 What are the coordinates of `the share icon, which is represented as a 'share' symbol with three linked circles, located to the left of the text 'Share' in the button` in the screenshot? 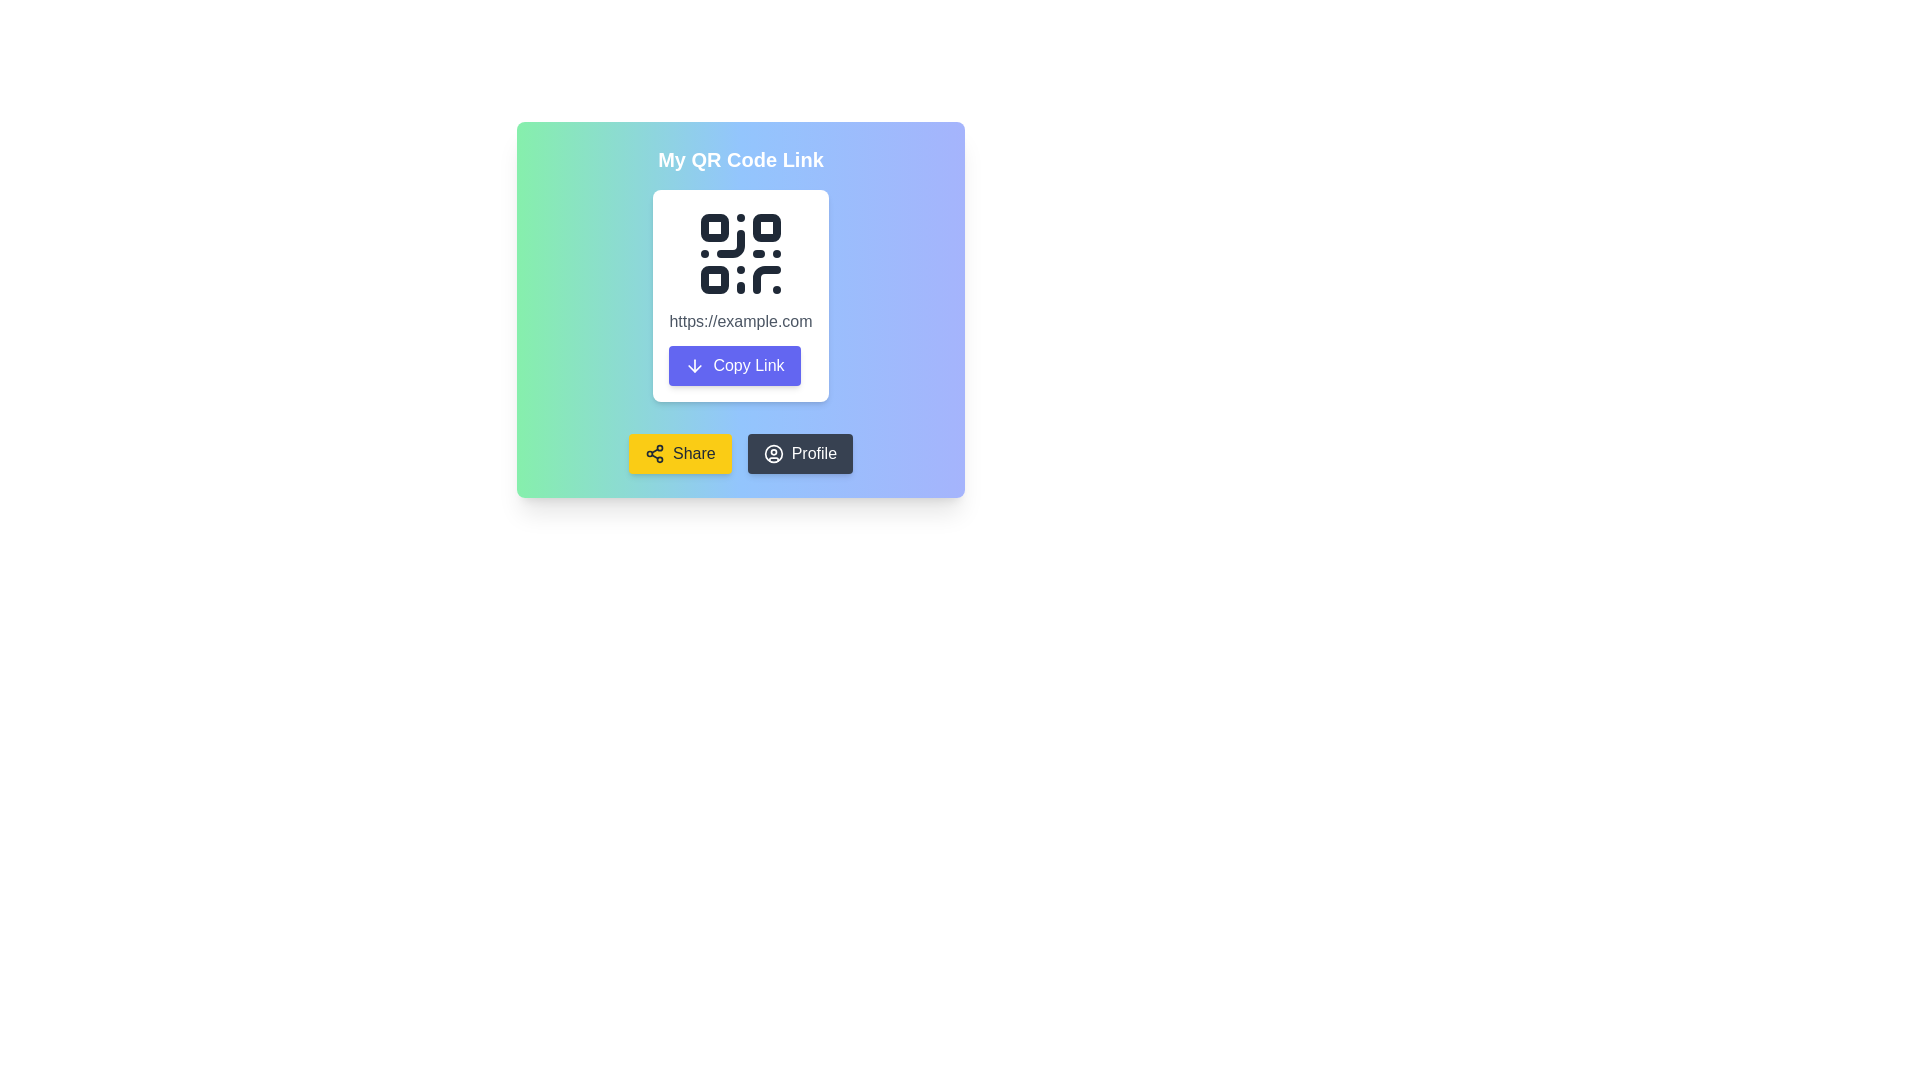 It's located at (654, 454).